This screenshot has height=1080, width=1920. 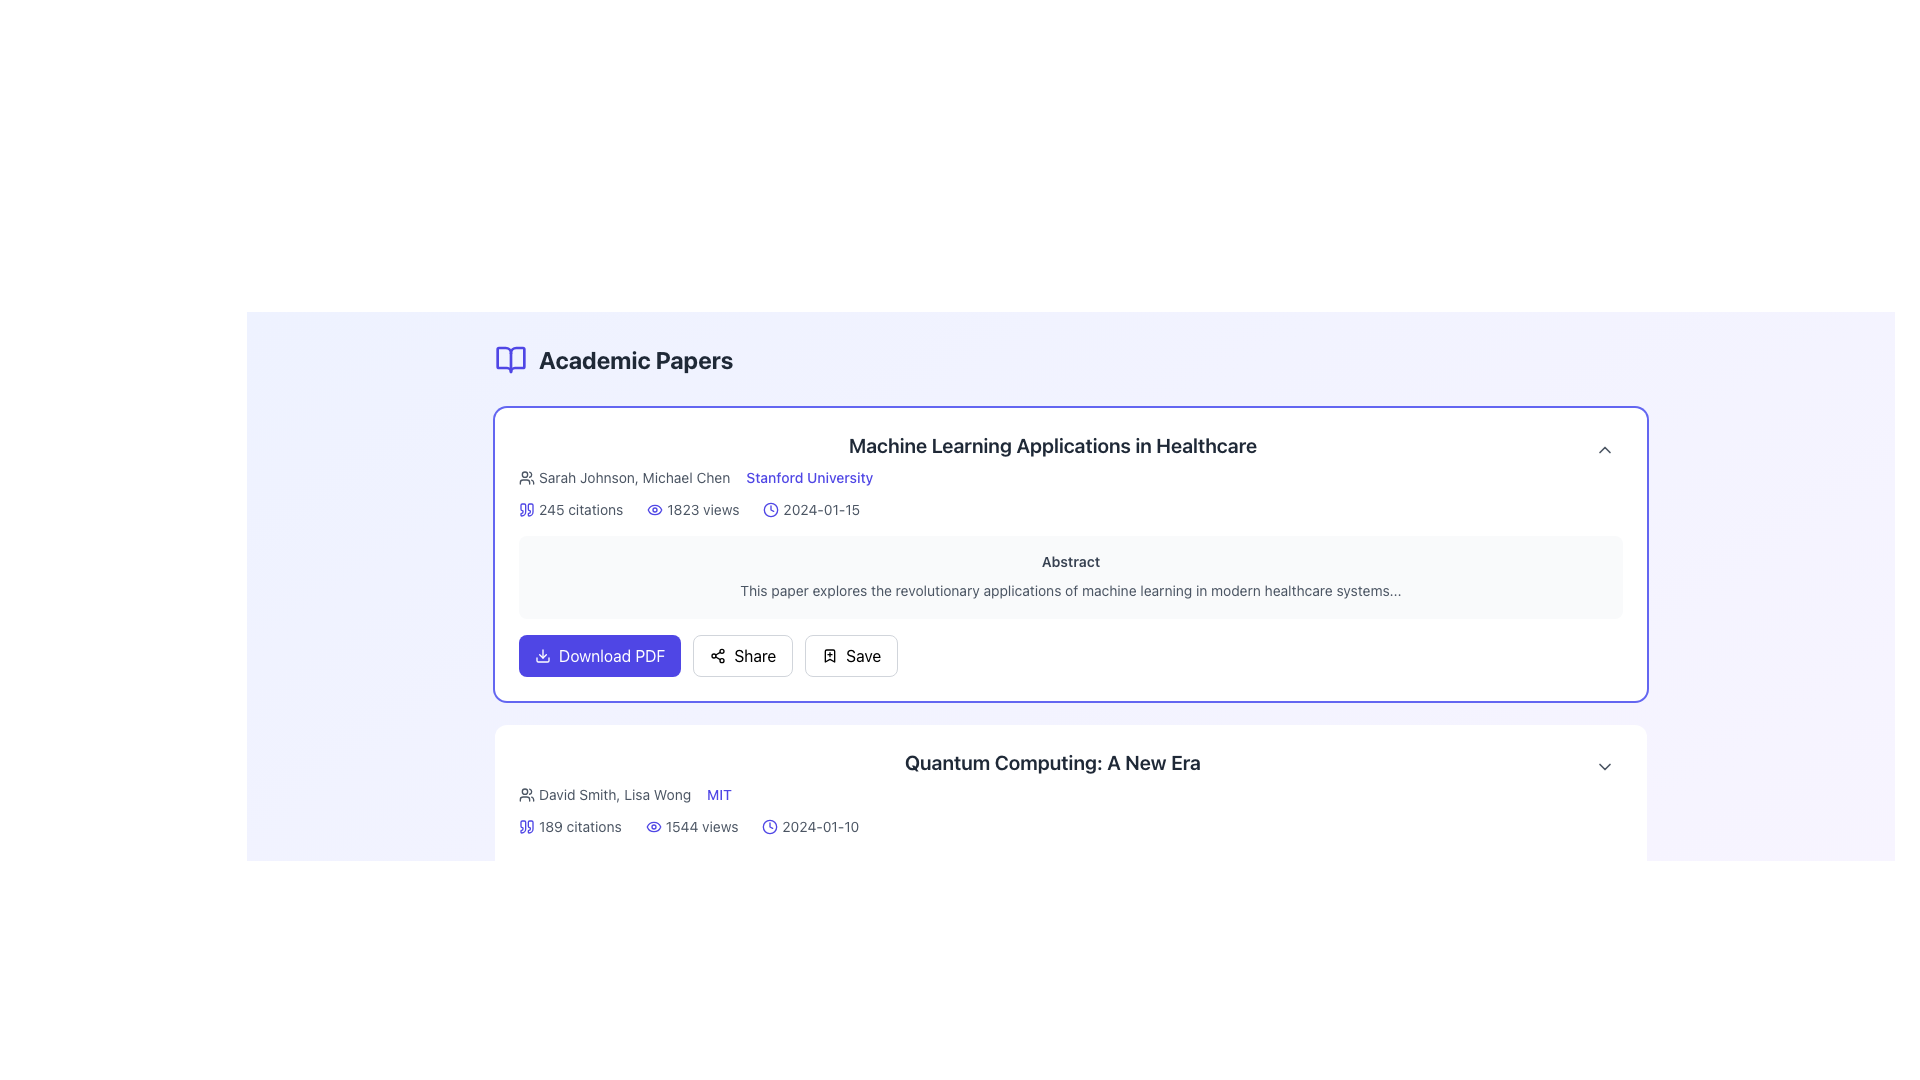 I want to click on the text label displaying the publication date, which is located on the right-hand side of the second entry in the list of content information, so click(x=810, y=826).